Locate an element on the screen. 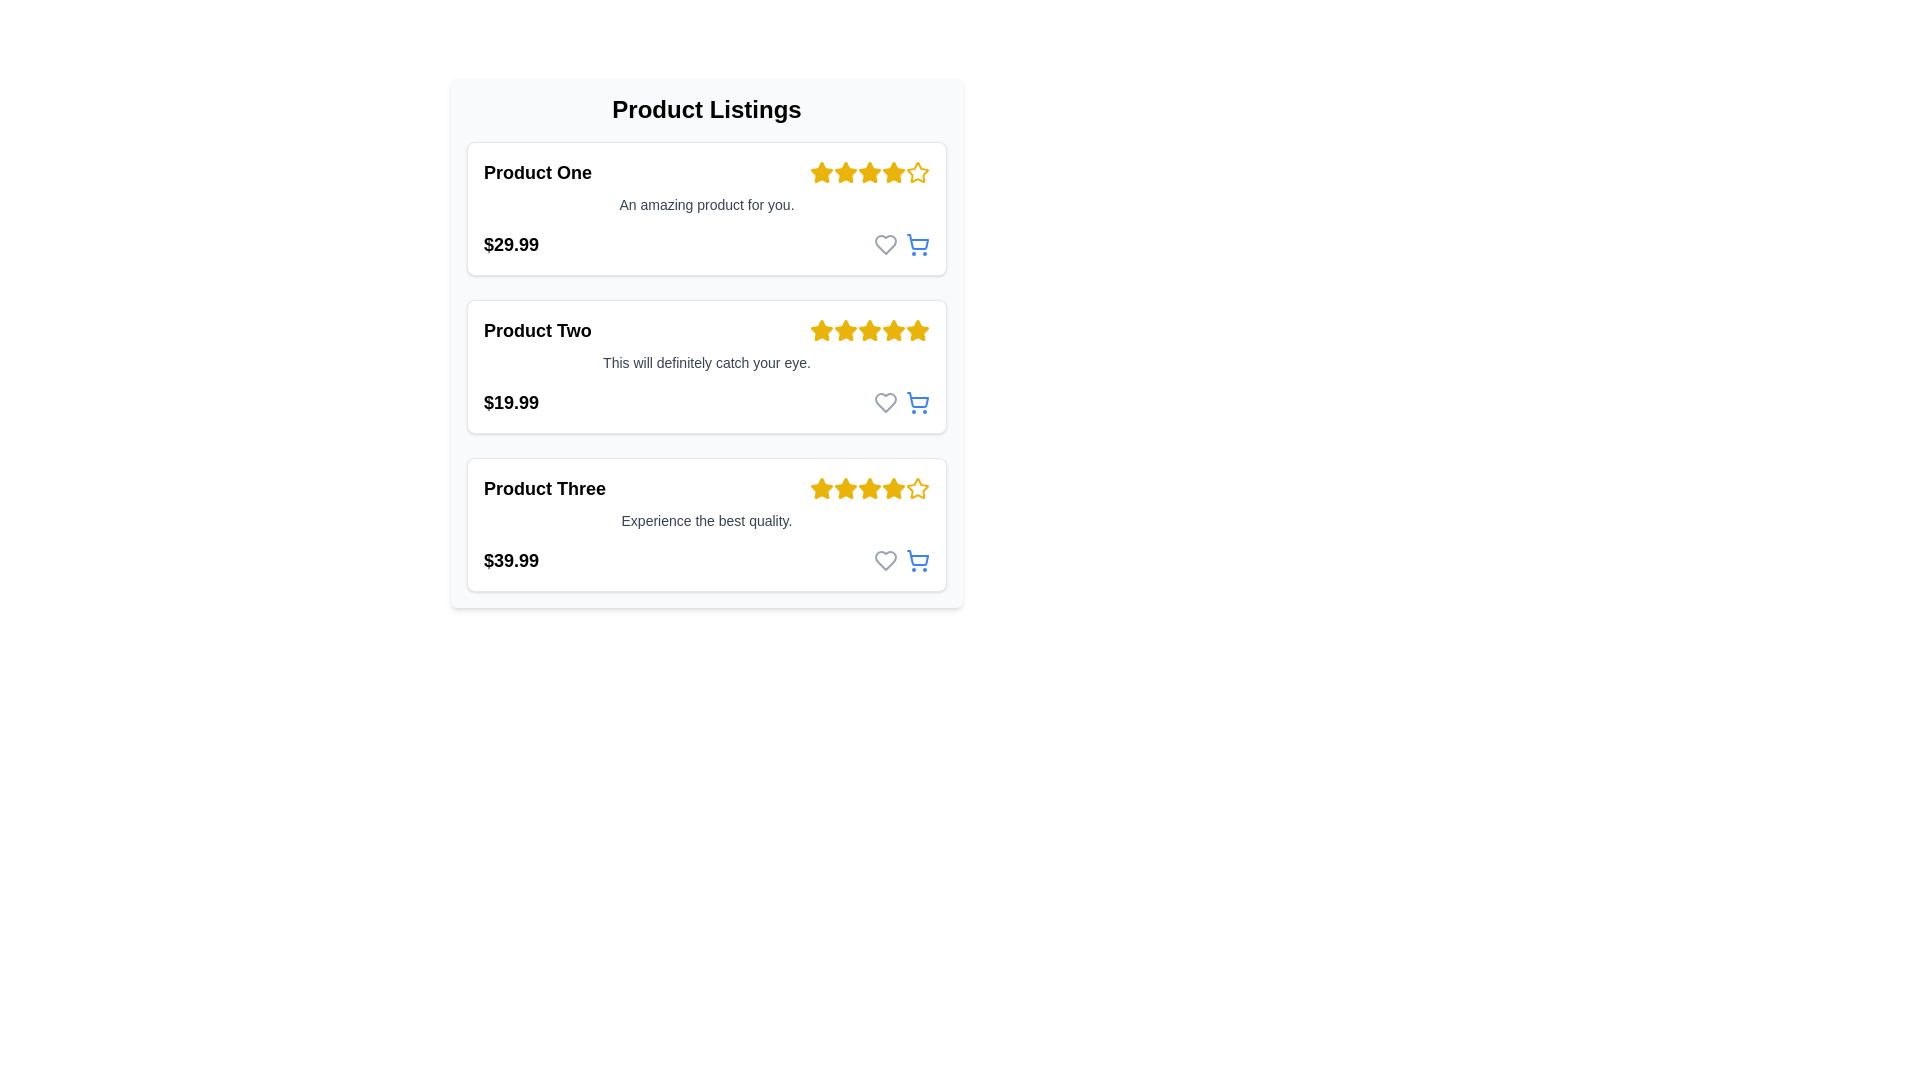  the fourth star icon in the rating system for 'Product One', which is highlighted and located above the price in the product listings section is located at coordinates (869, 172).